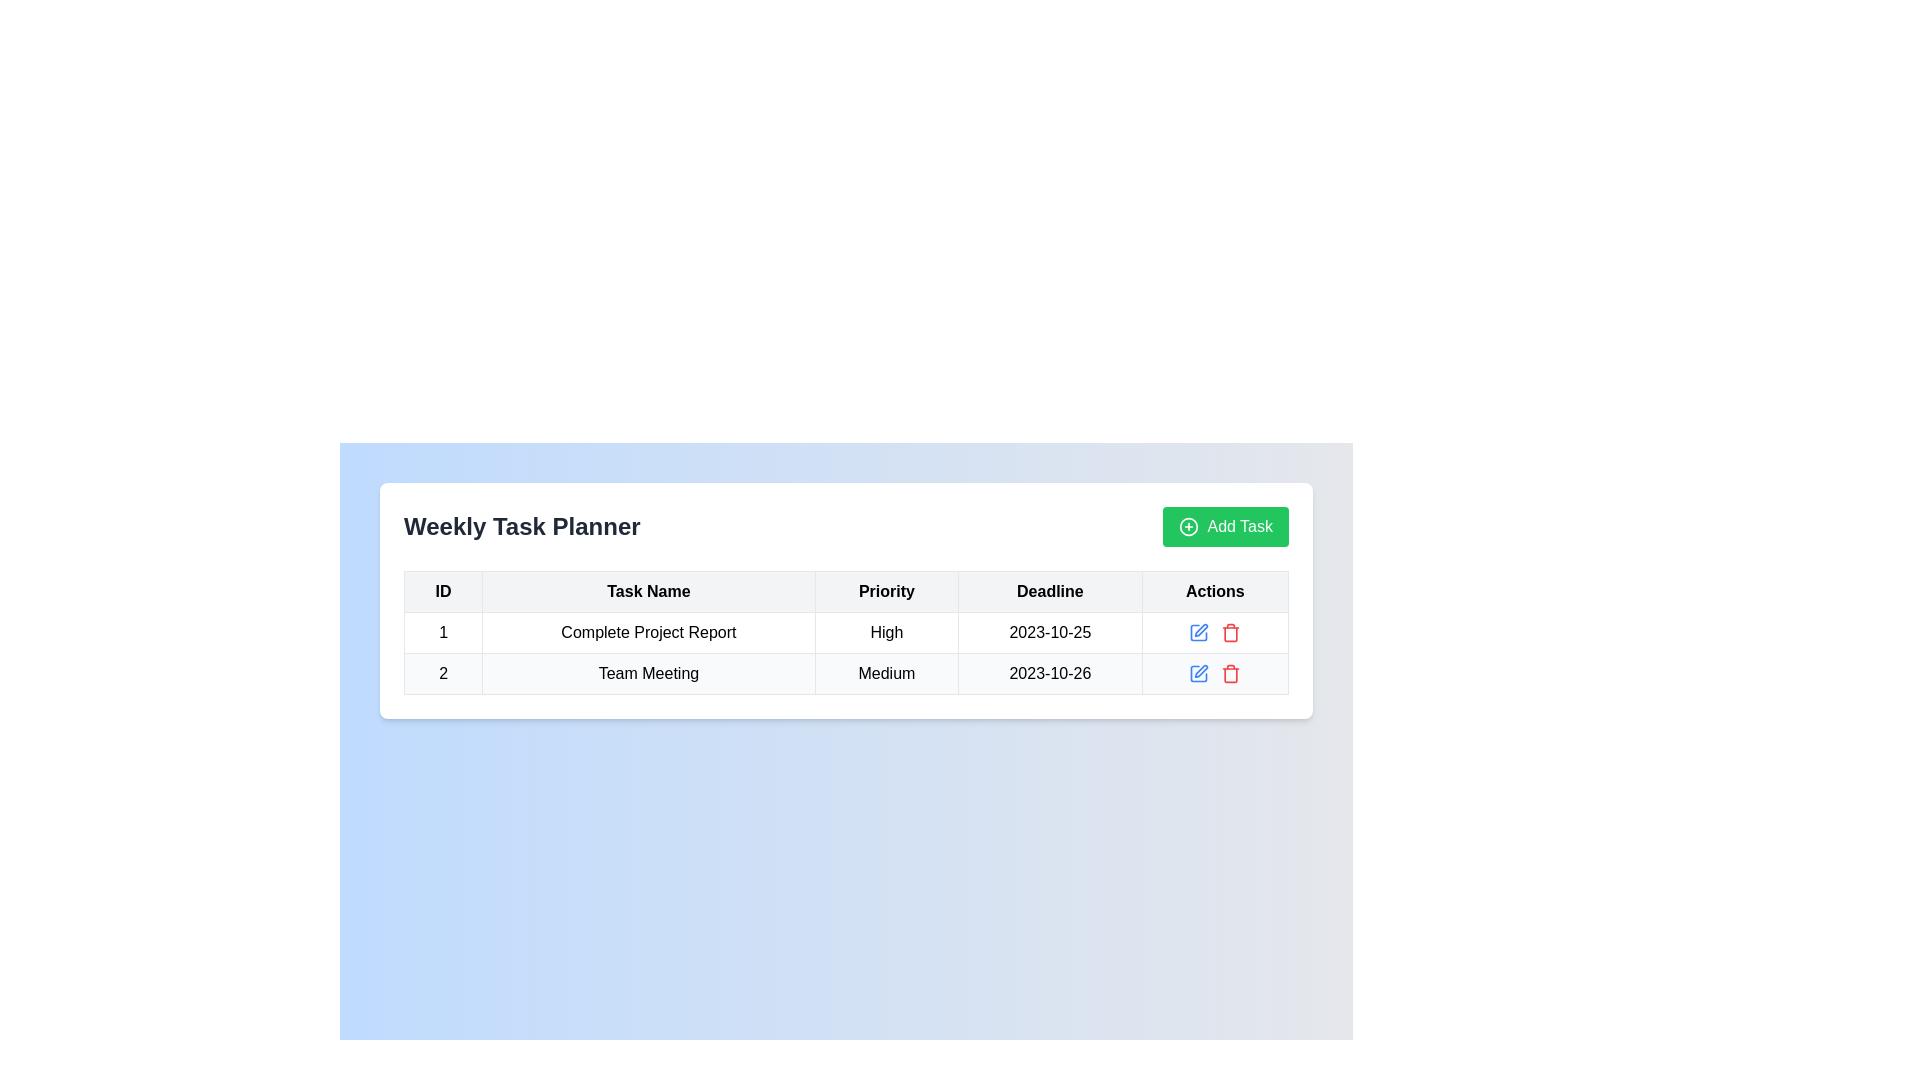 Image resolution: width=1920 pixels, height=1080 pixels. I want to click on the small pen icon in the 'Actions' column of the second row to initiate editing for the task 'Team Meeting.', so click(1200, 671).